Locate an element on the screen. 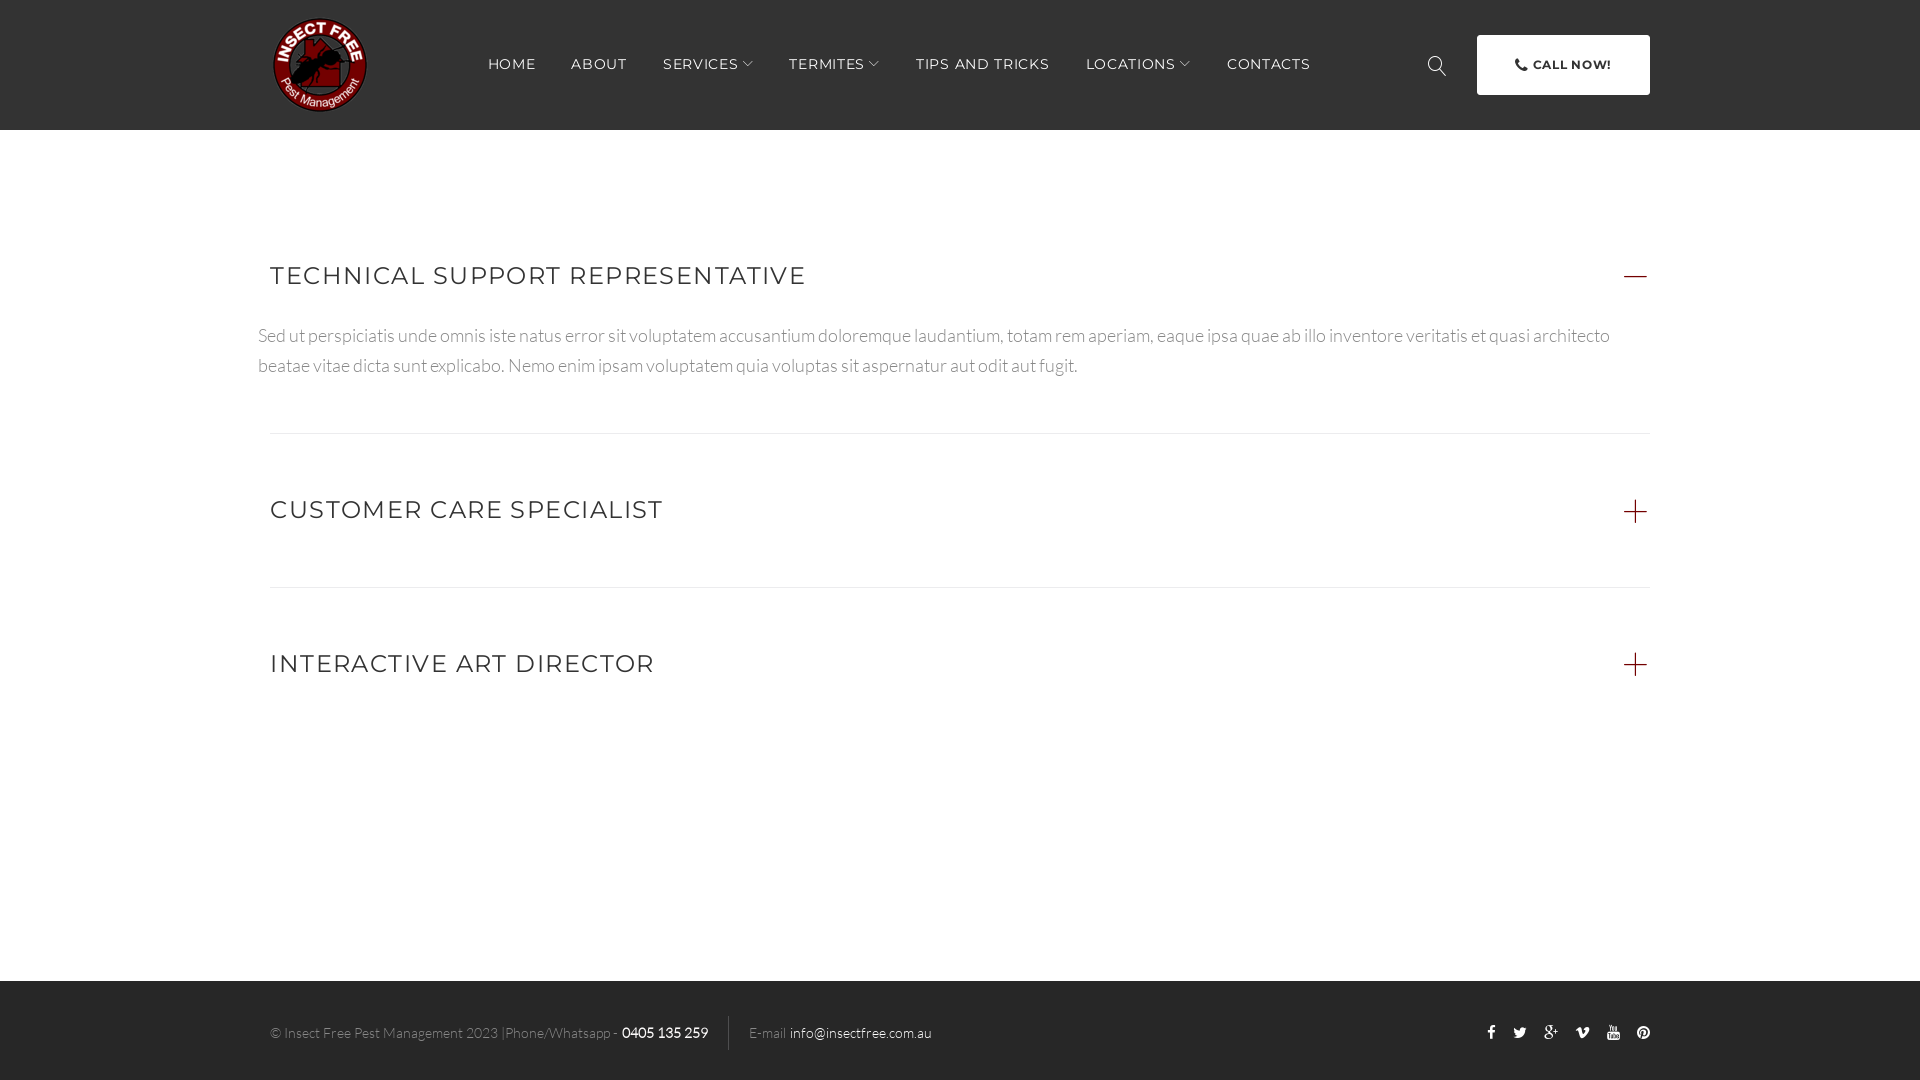  'CALL NOW!' is located at coordinates (1562, 64).